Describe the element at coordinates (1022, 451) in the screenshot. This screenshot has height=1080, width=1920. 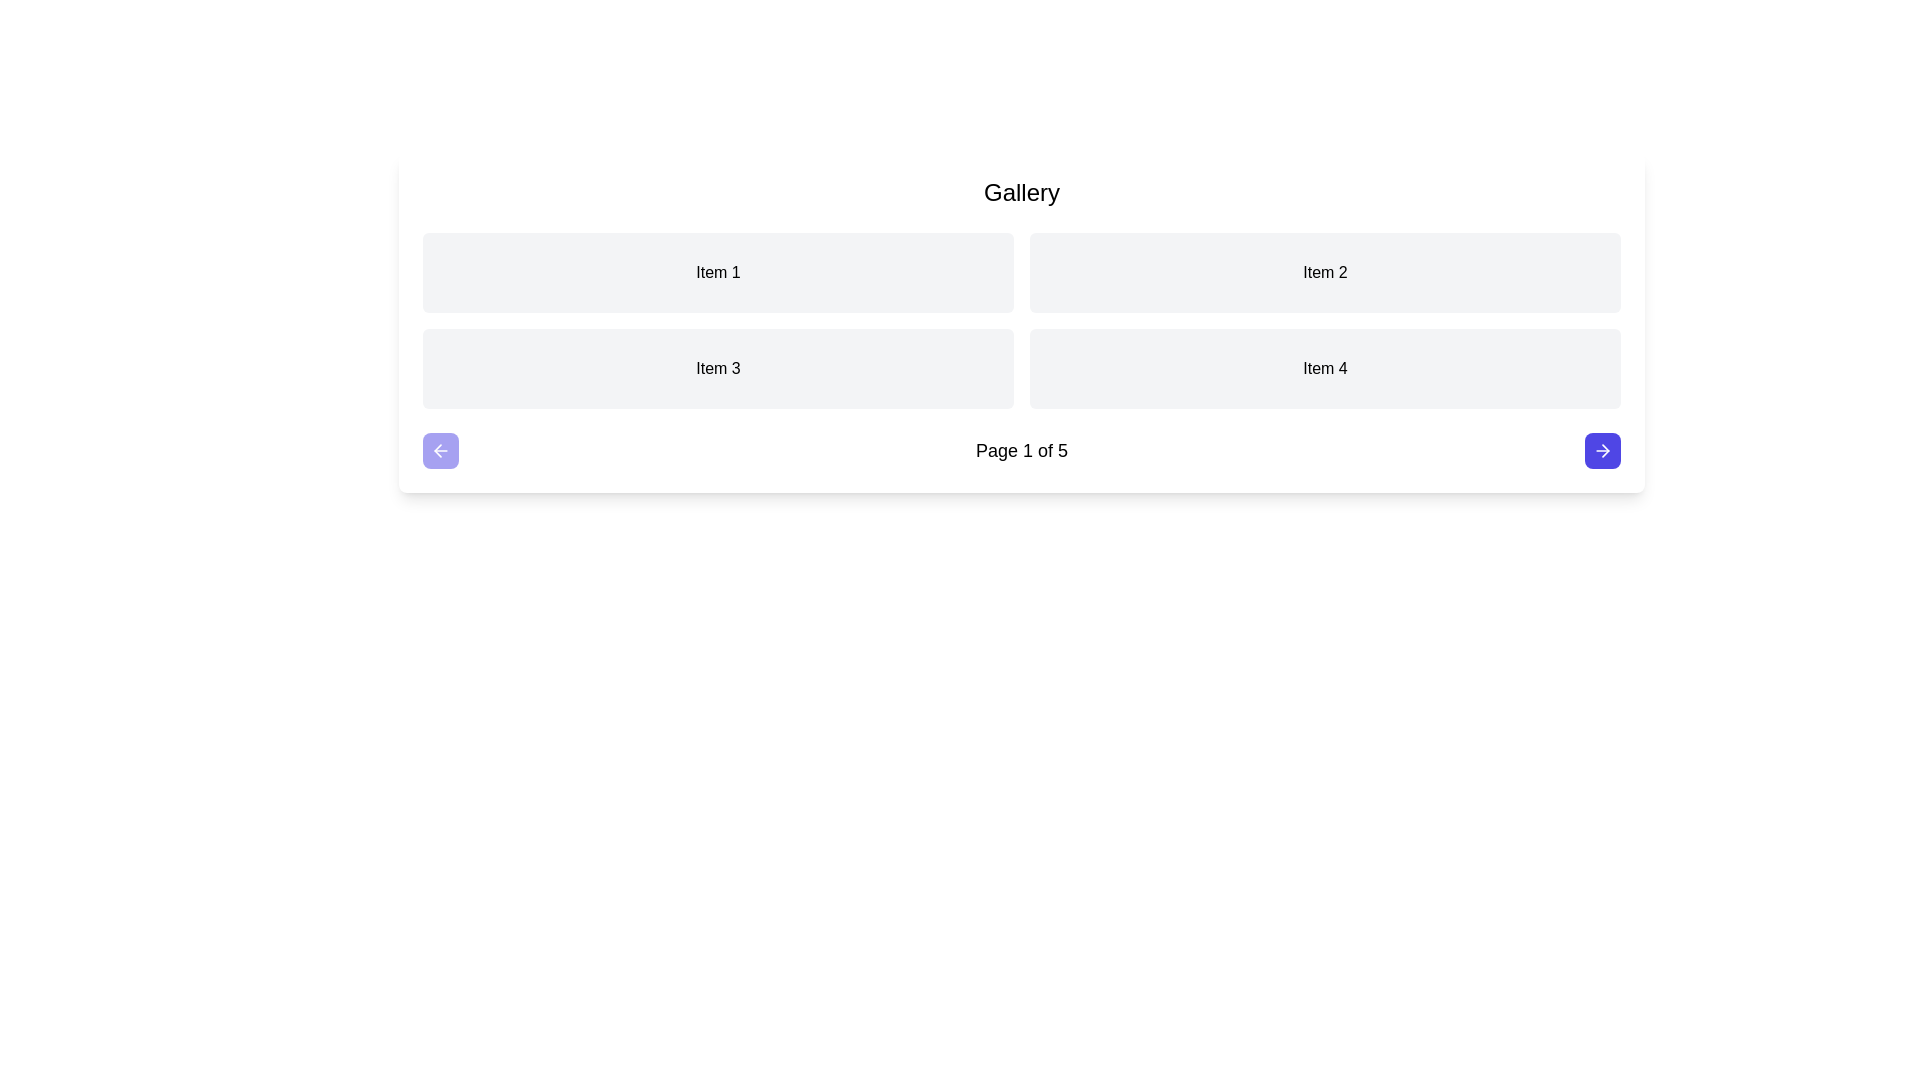
I see `the informational Text label that indicates the current page and total number of pages in the gallery, positioned in the middle of the bottom row between navigation buttons` at that location.